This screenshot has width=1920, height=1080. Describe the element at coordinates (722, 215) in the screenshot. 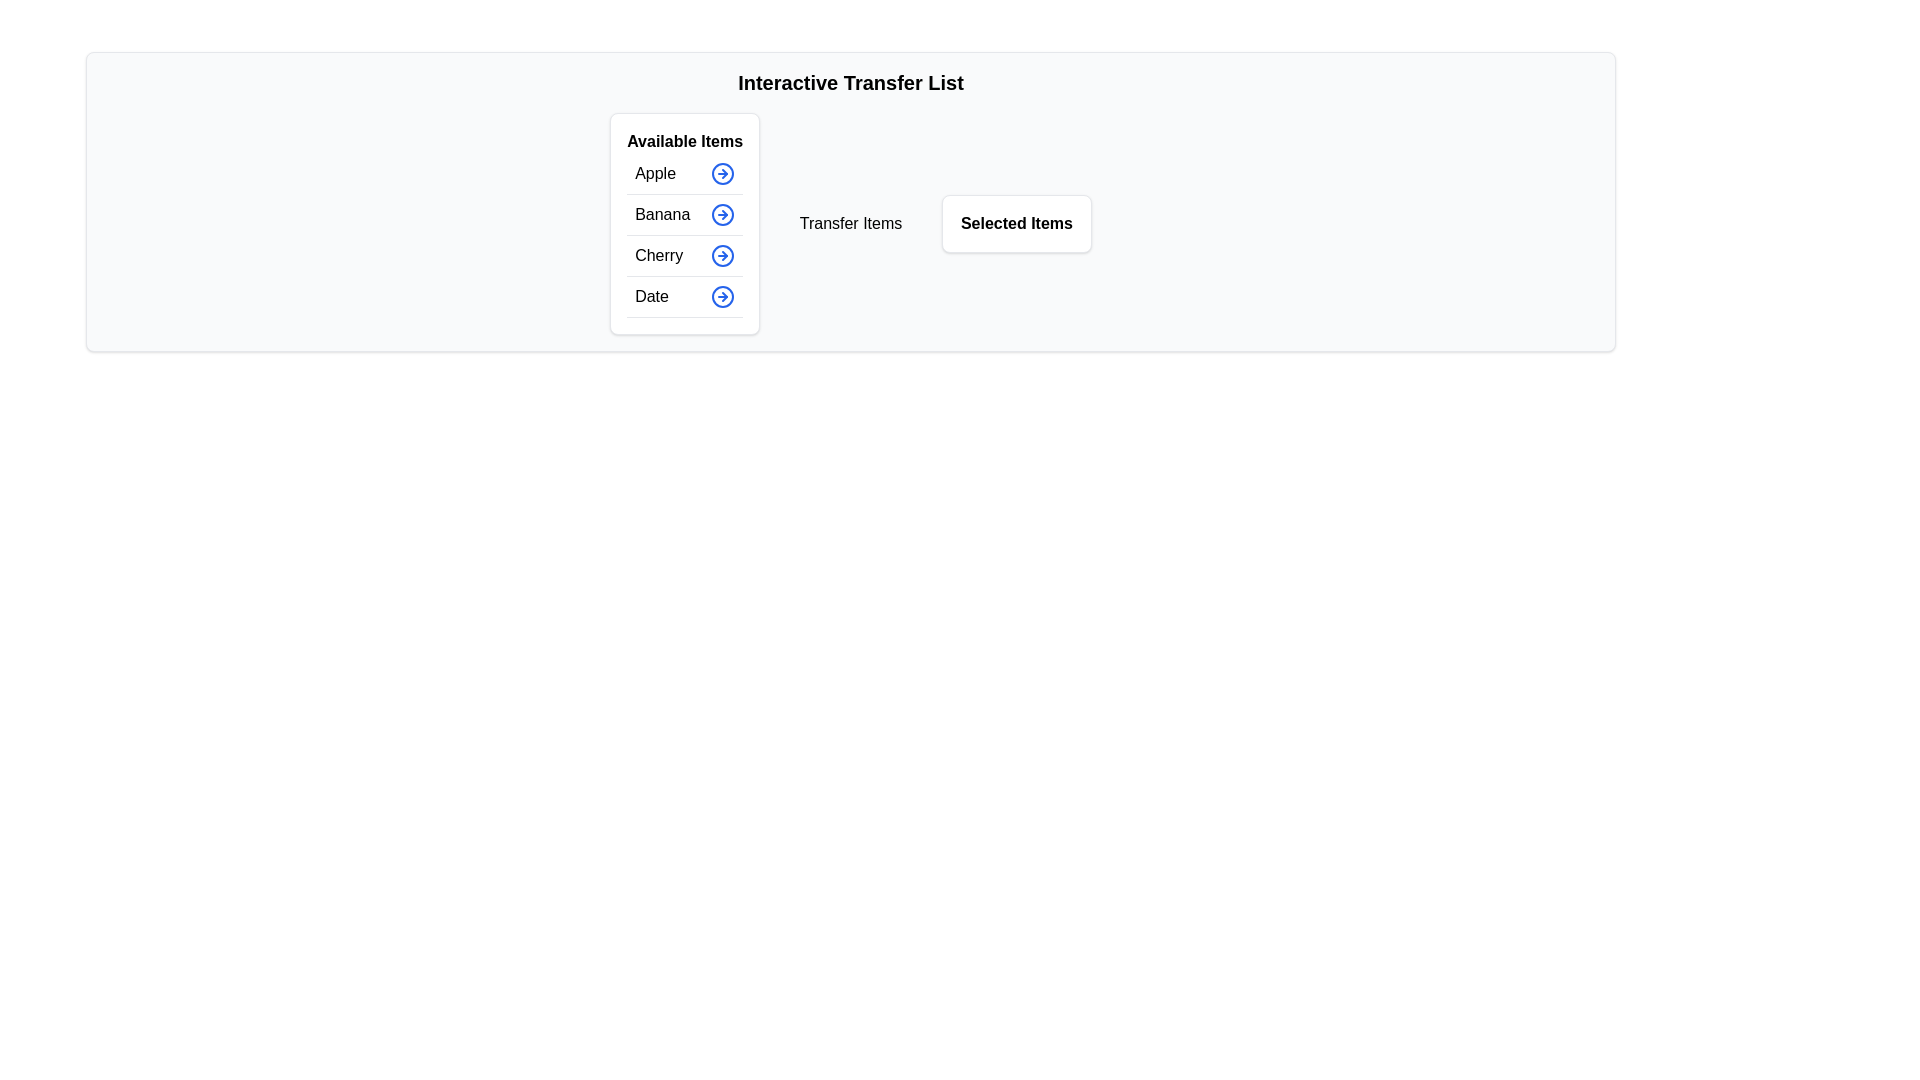

I see `the button corresponding to Banana in the available items list to display its tooltip or visual feedback` at that location.